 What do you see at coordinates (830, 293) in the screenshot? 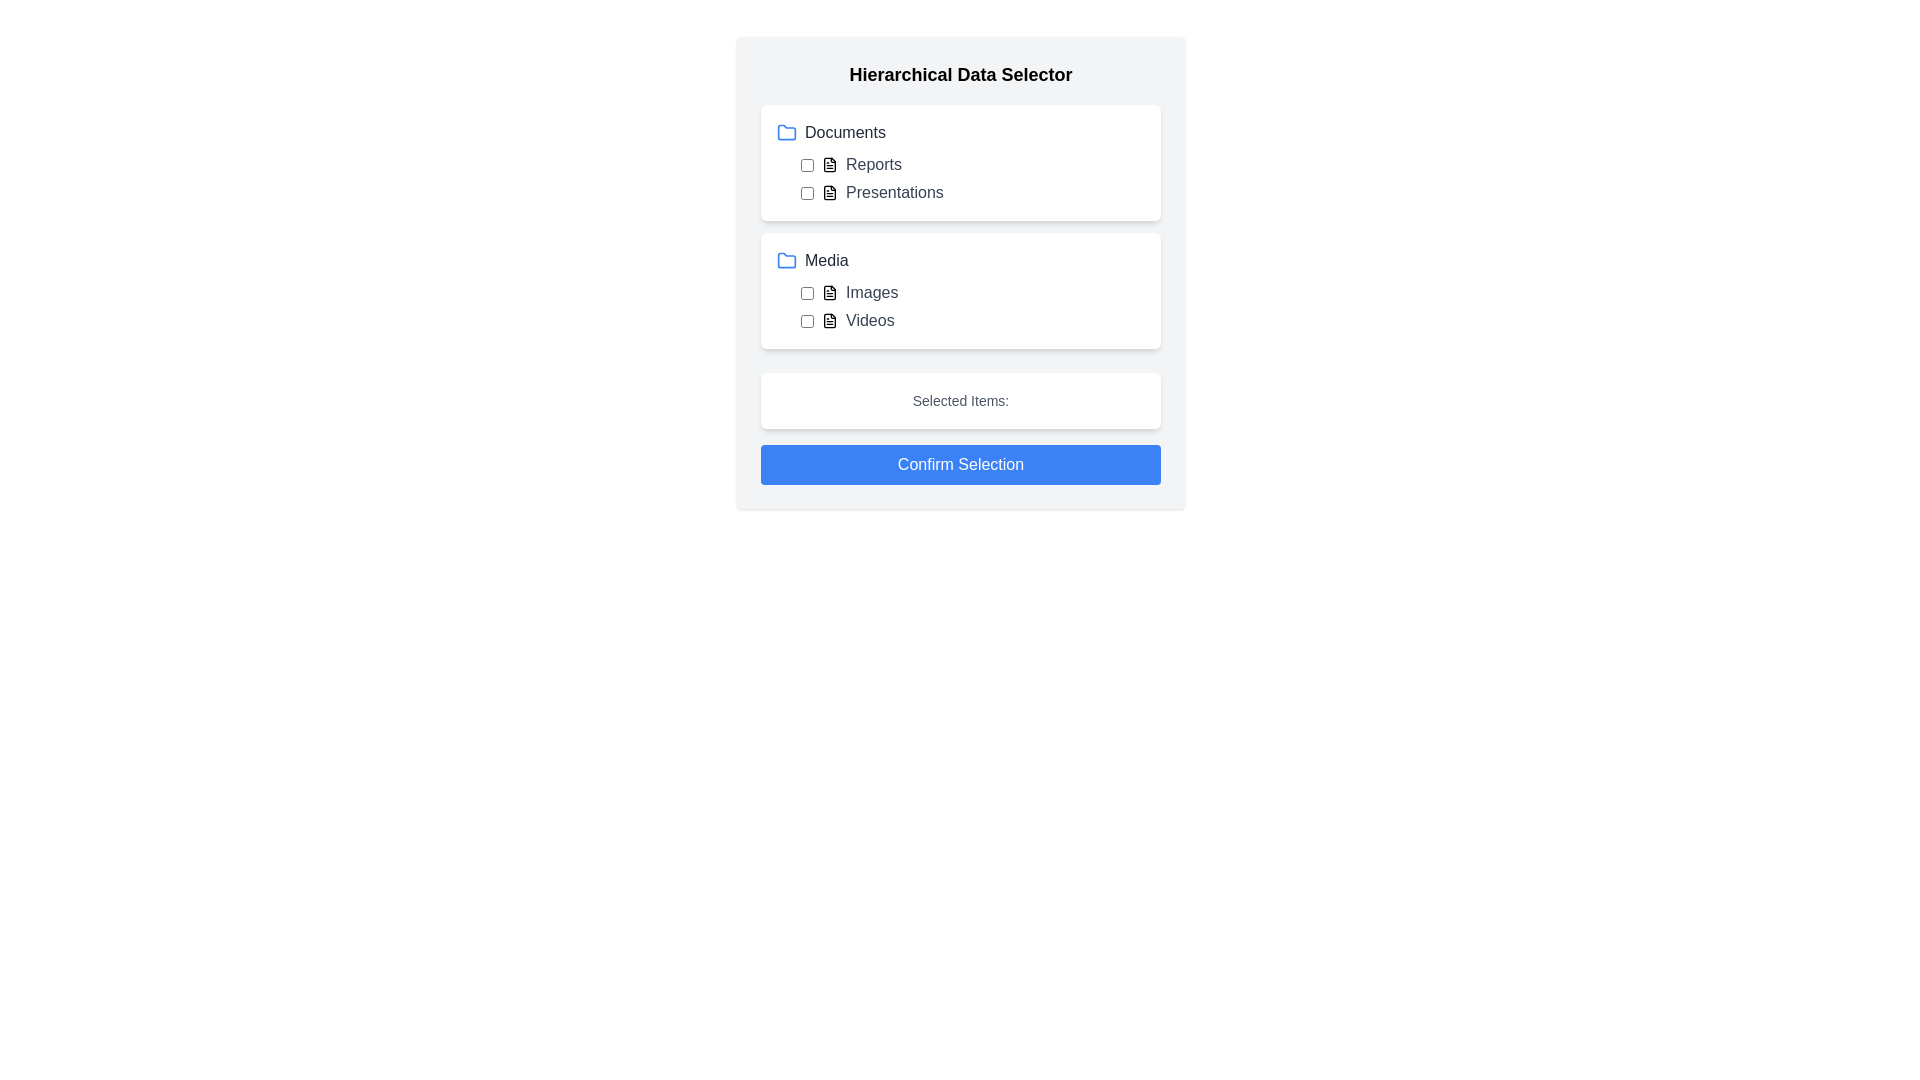
I see `the icon in the 'Media' section that visually indicates a document or file type, located to the left of the 'Images' label and to the right of a checkbox` at bounding box center [830, 293].